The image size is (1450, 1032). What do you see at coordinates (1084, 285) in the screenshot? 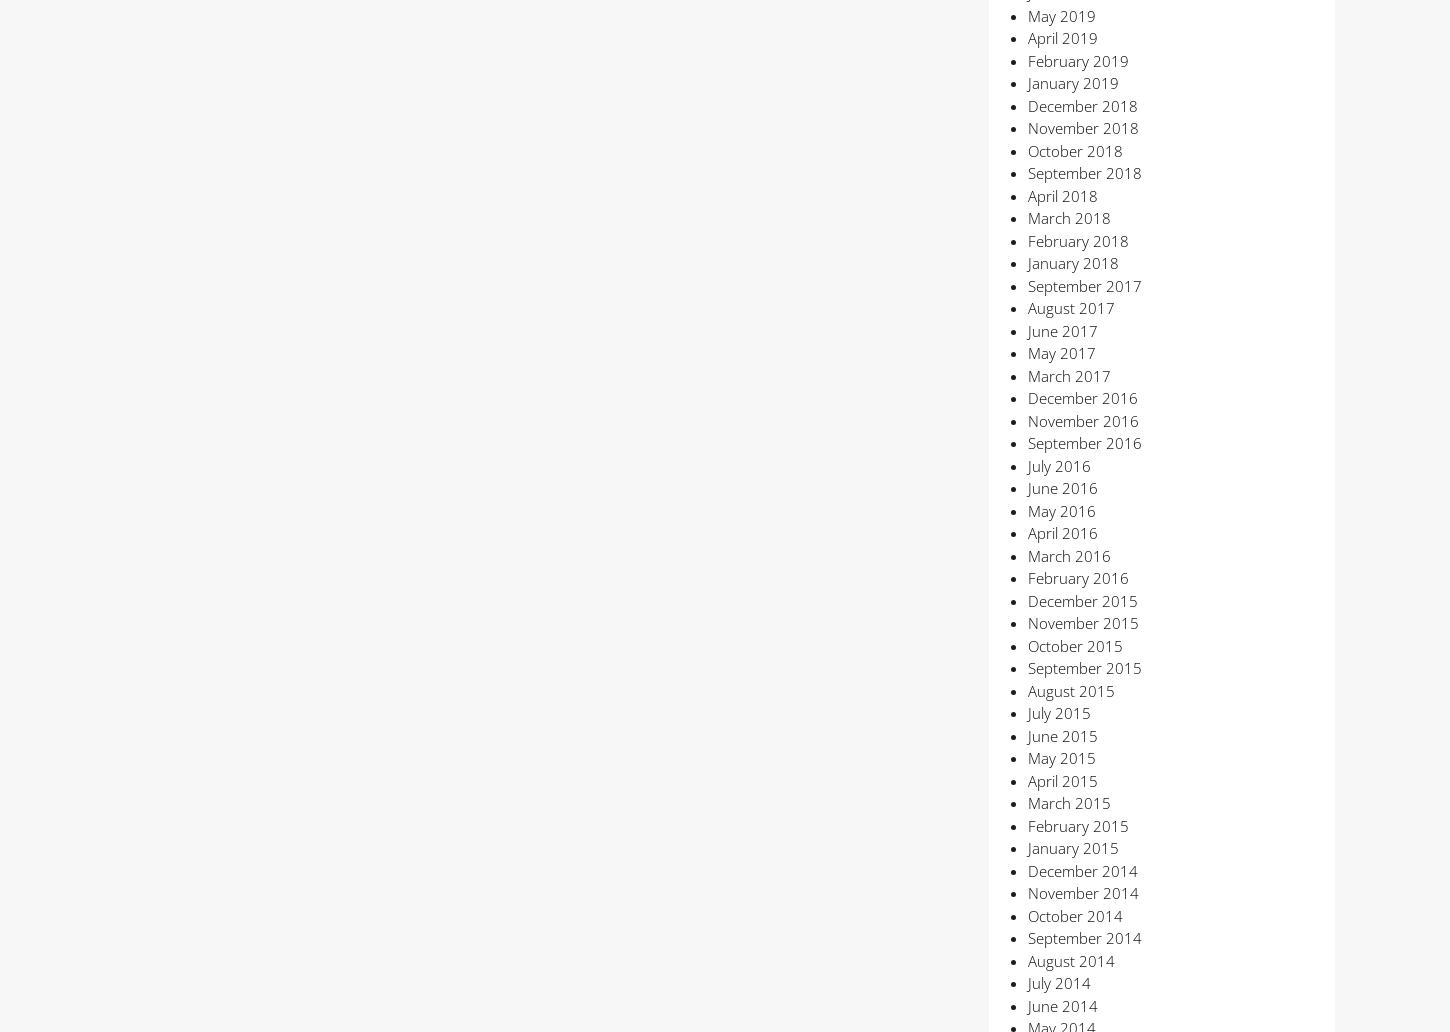
I see `'September 2017'` at bounding box center [1084, 285].